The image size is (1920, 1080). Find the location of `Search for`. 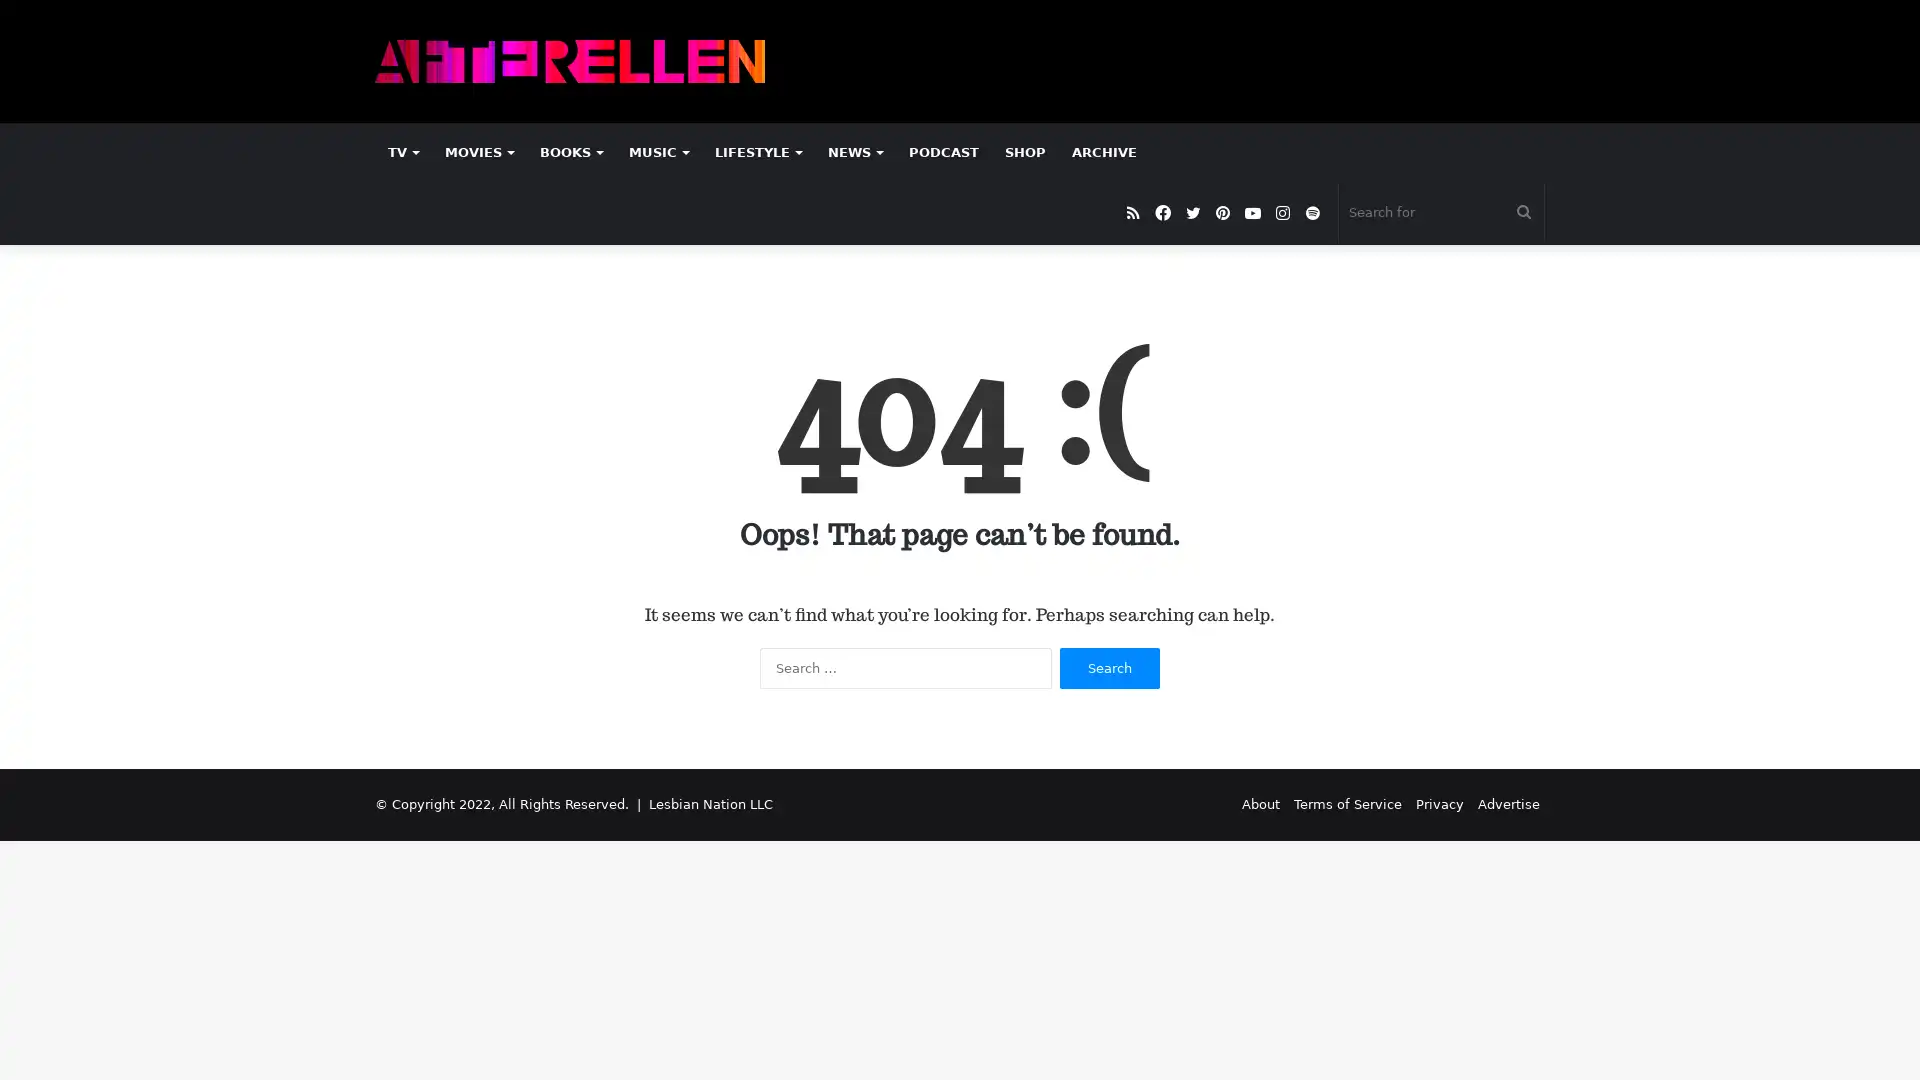

Search for is located at coordinates (1522, 212).